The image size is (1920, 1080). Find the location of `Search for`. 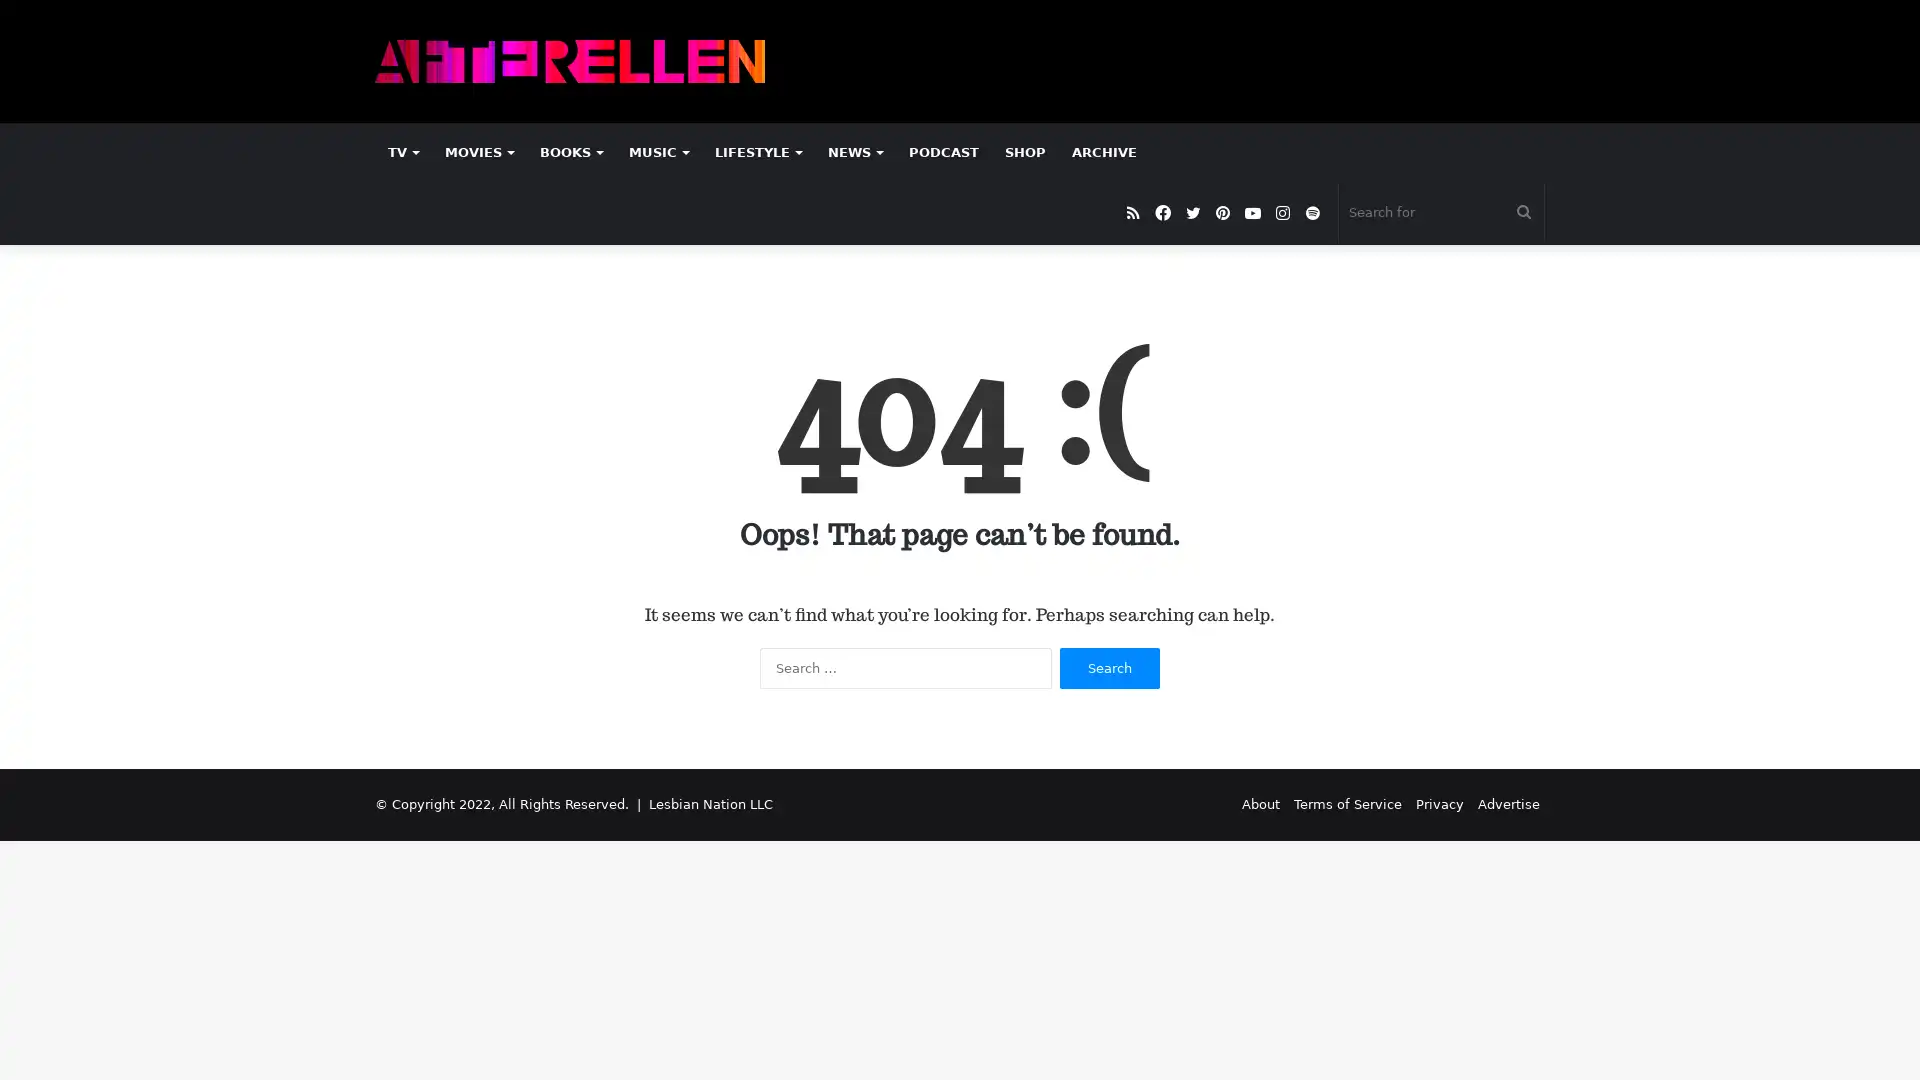

Search for is located at coordinates (1522, 212).